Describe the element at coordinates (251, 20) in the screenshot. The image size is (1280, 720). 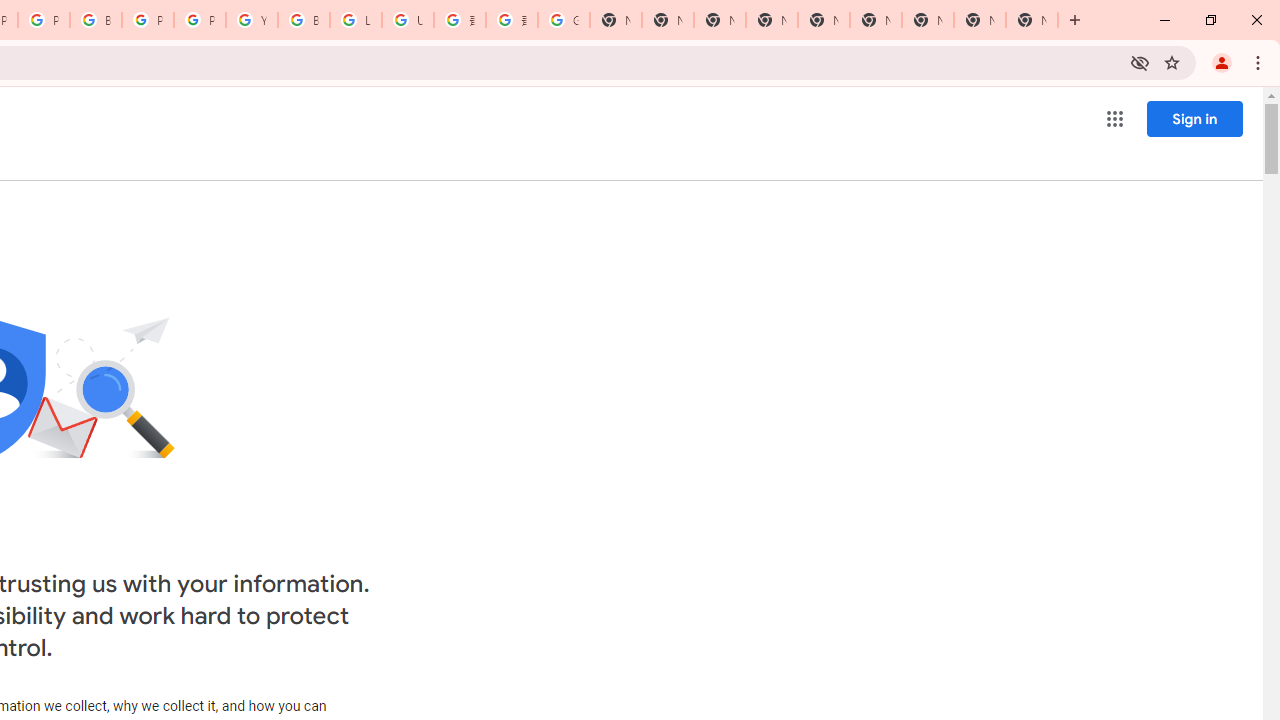
I see `'YouTube'` at that location.